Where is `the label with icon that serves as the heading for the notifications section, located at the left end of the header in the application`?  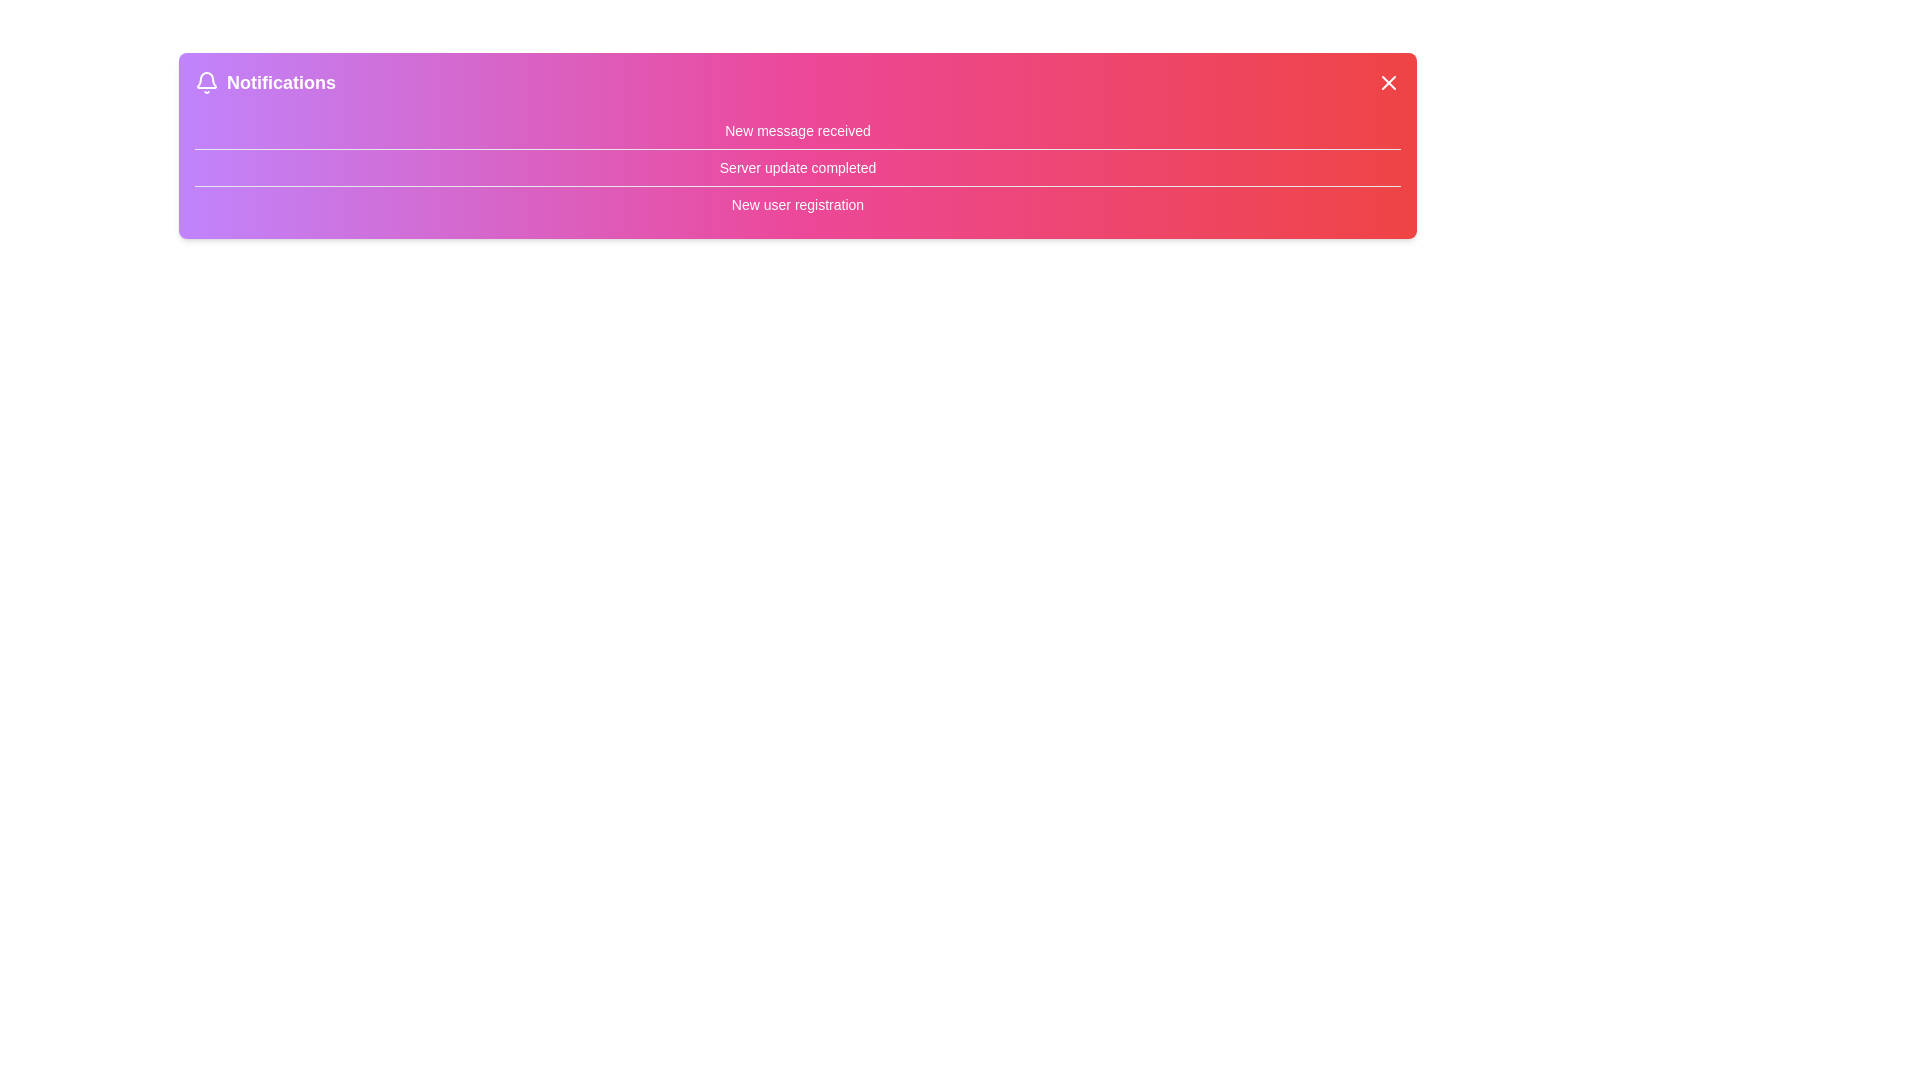
the label with icon that serves as the heading for the notifications section, located at the left end of the header in the application is located at coordinates (264, 82).